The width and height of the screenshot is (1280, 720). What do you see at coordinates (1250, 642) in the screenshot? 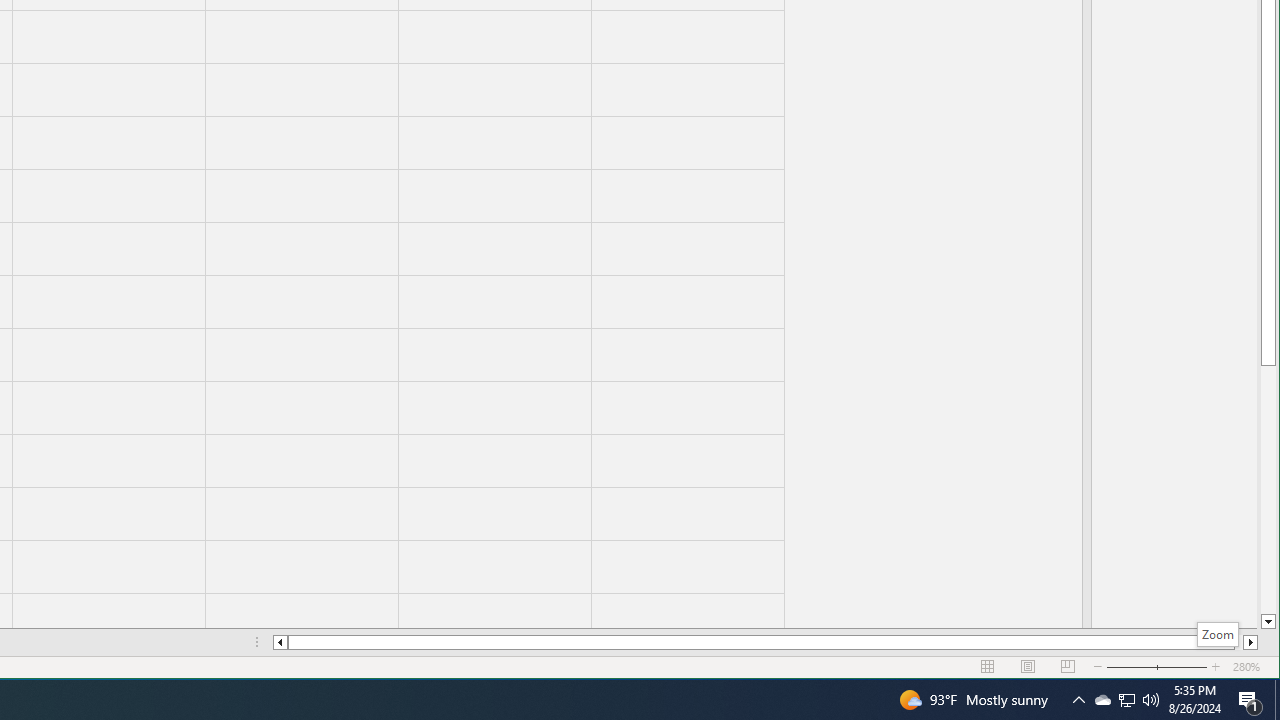
I see `'Column right'` at bounding box center [1250, 642].